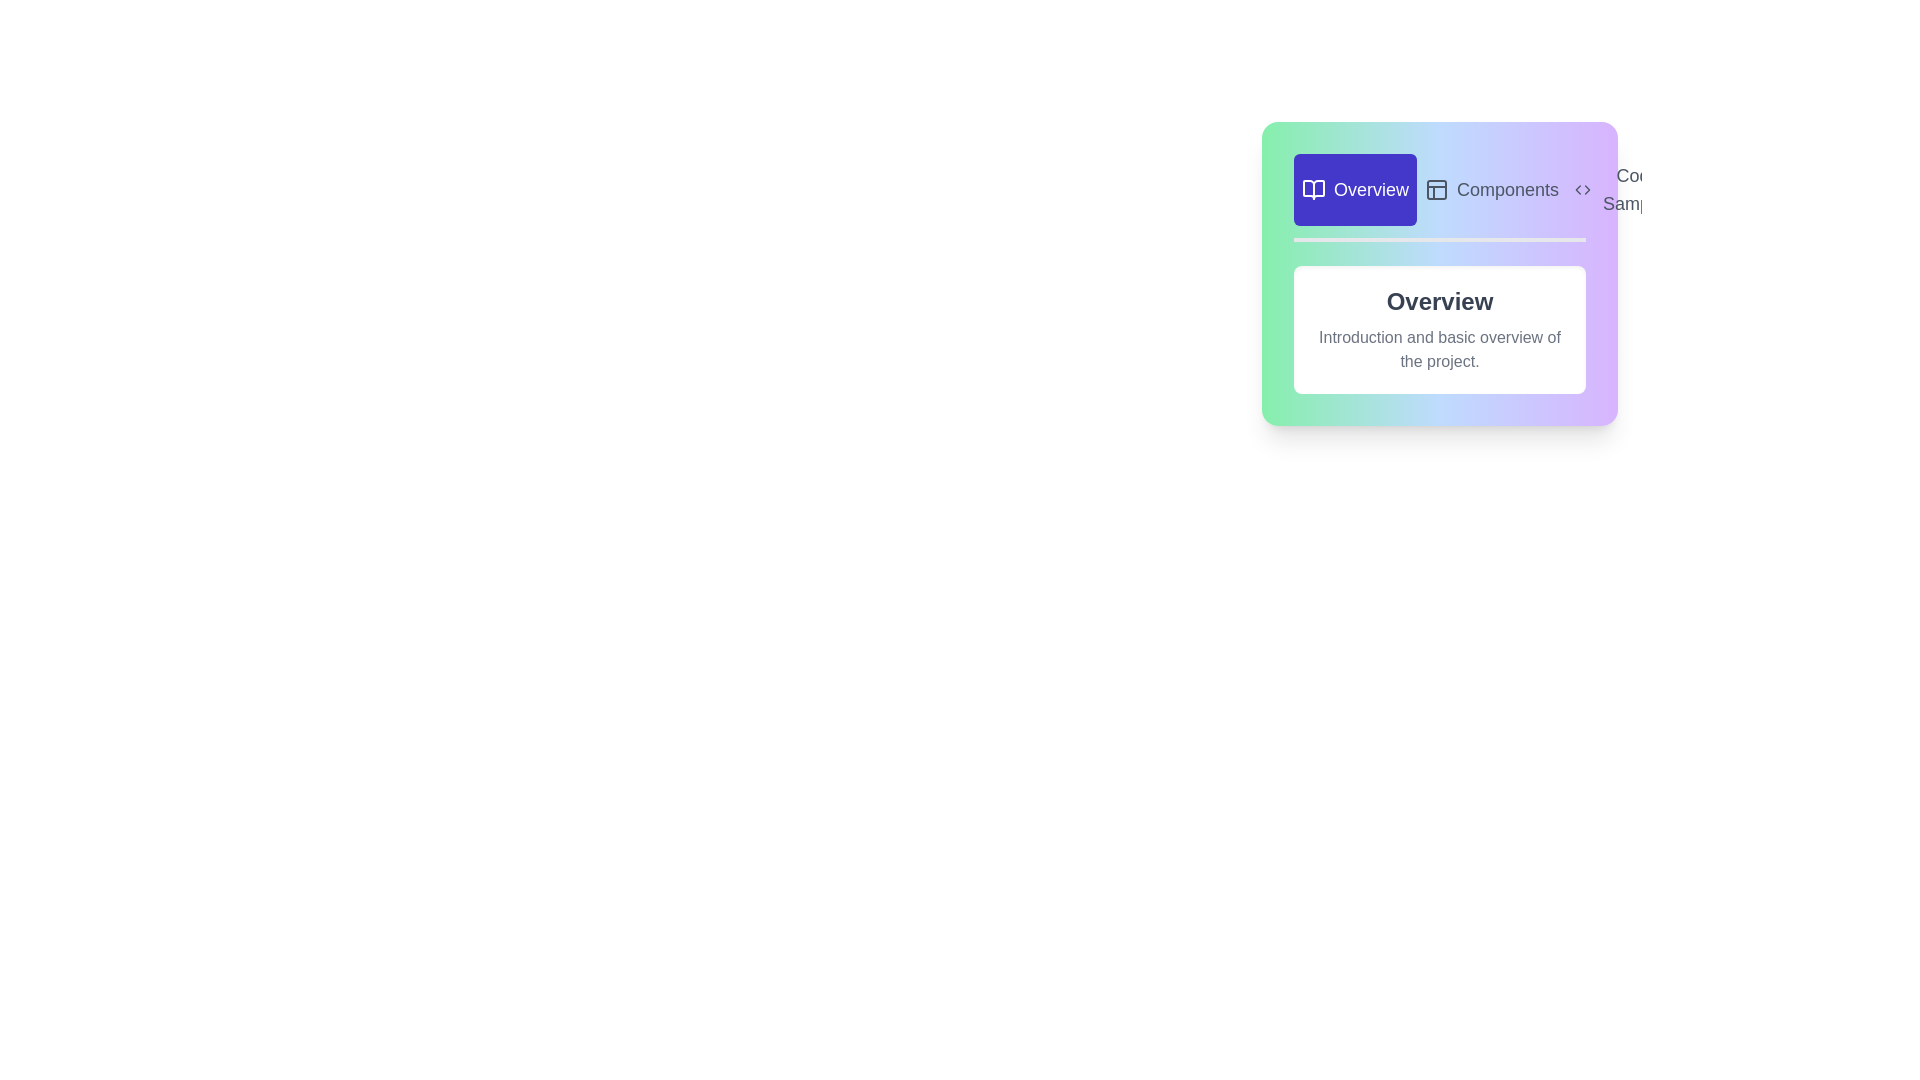  I want to click on the tab labeled Components to observe its styling change, so click(1492, 189).